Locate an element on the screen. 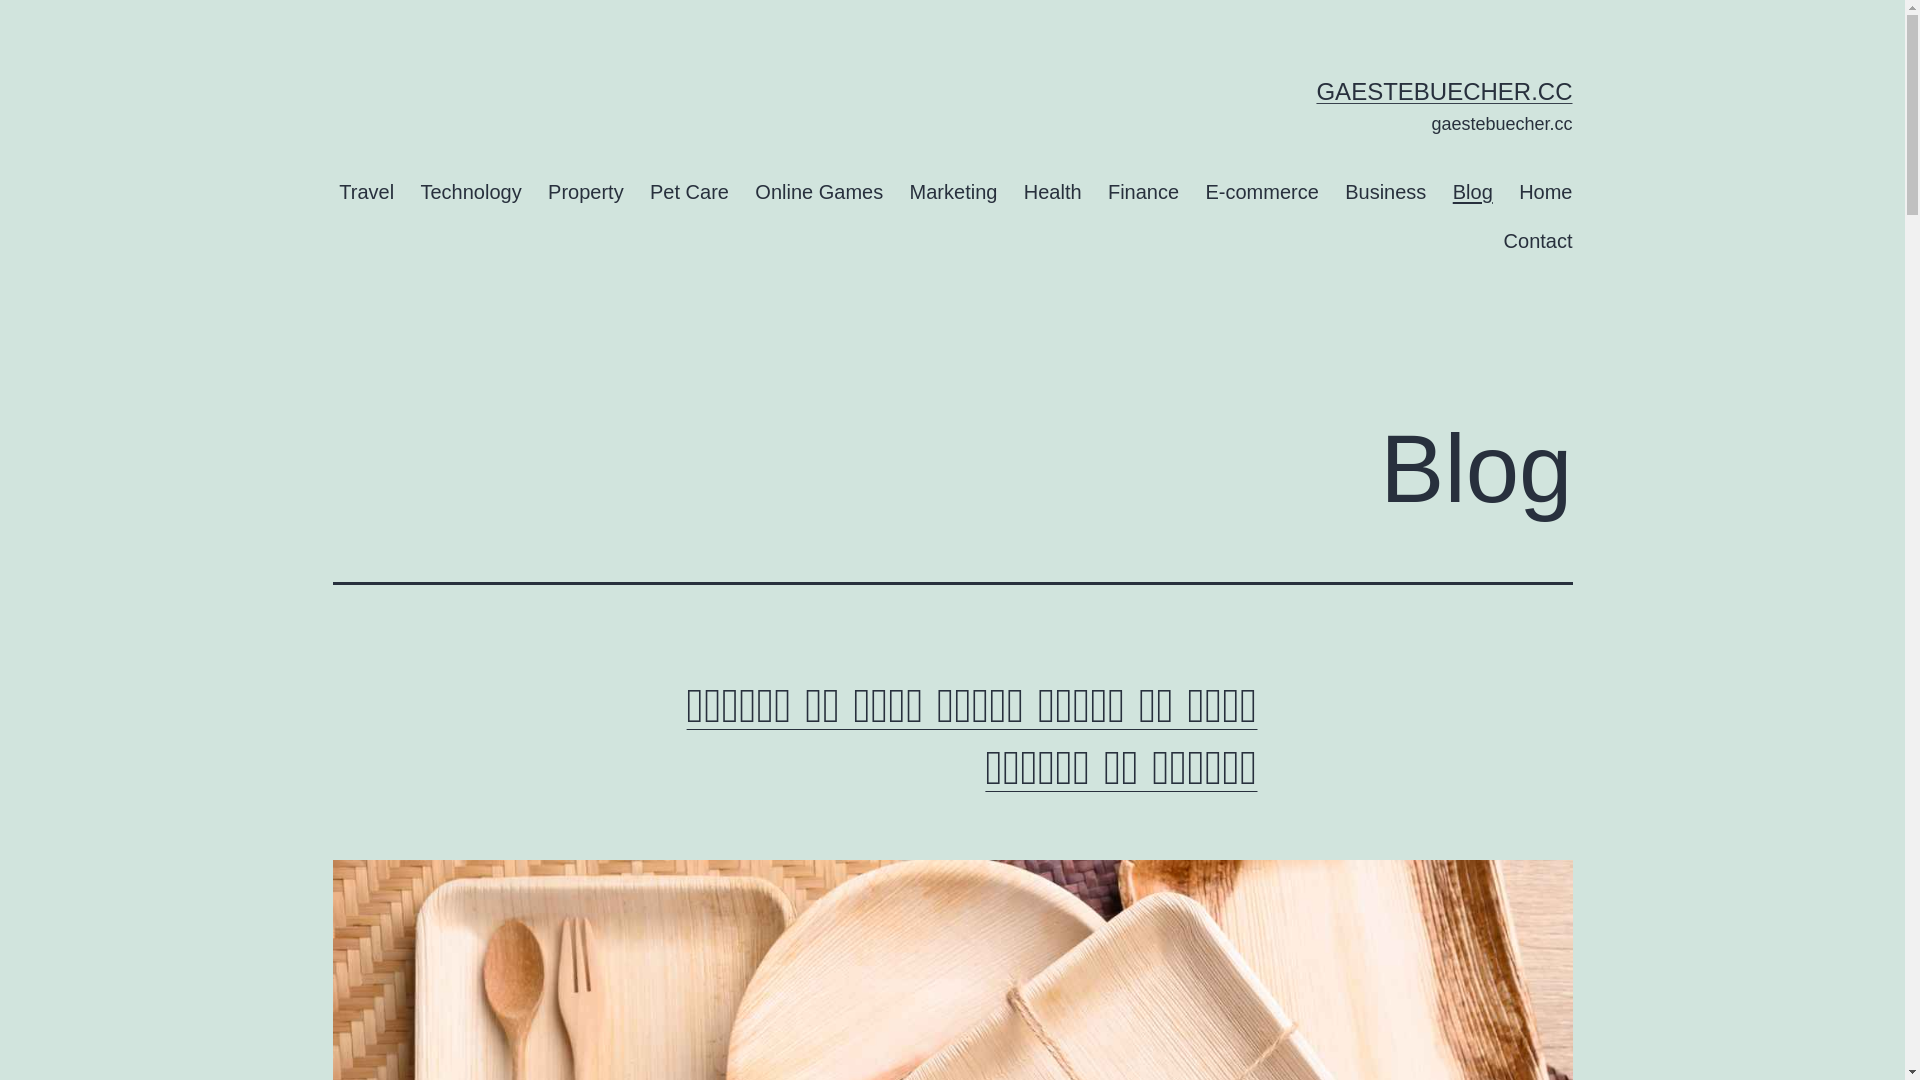  'E-commerce' is located at coordinates (1191, 191).